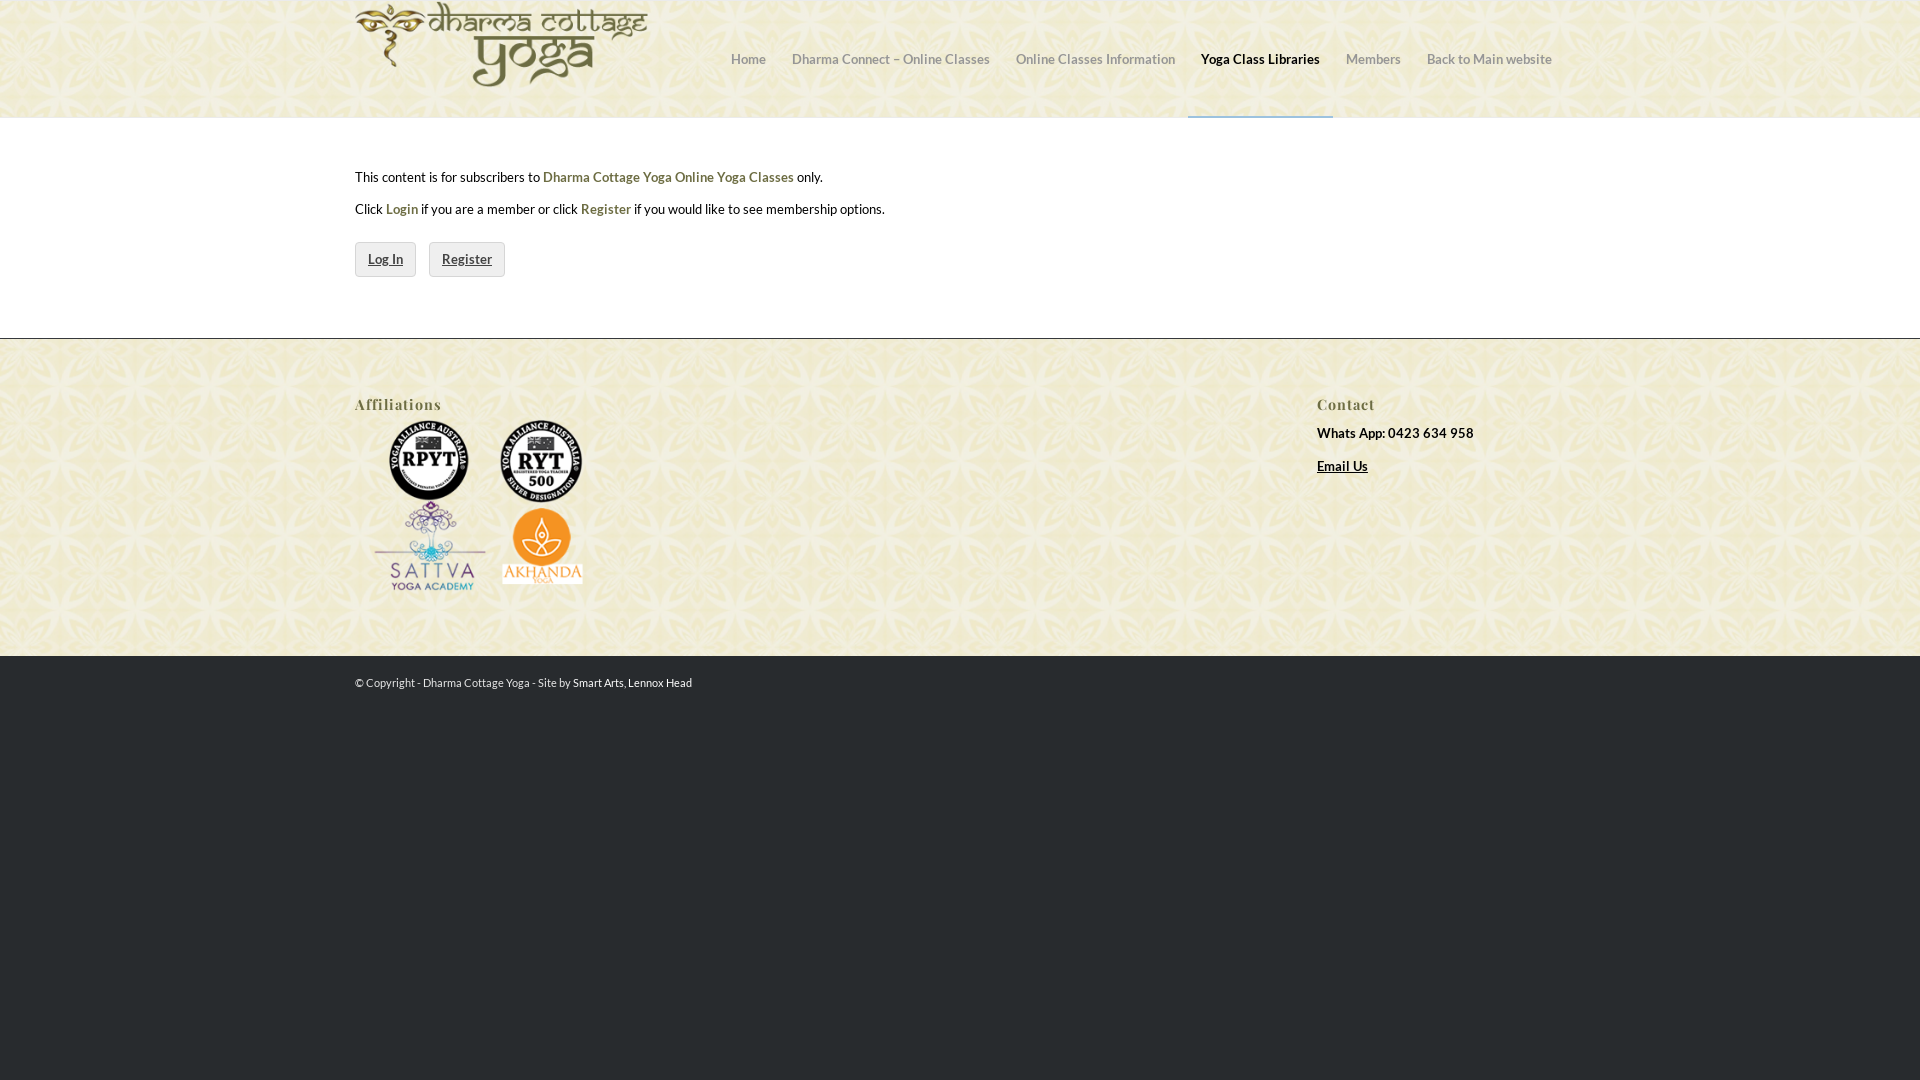 The width and height of the screenshot is (1920, 1080). Describe the element at coordinates (385, 258) in the screenshot. I see `'Log In'` at that location.